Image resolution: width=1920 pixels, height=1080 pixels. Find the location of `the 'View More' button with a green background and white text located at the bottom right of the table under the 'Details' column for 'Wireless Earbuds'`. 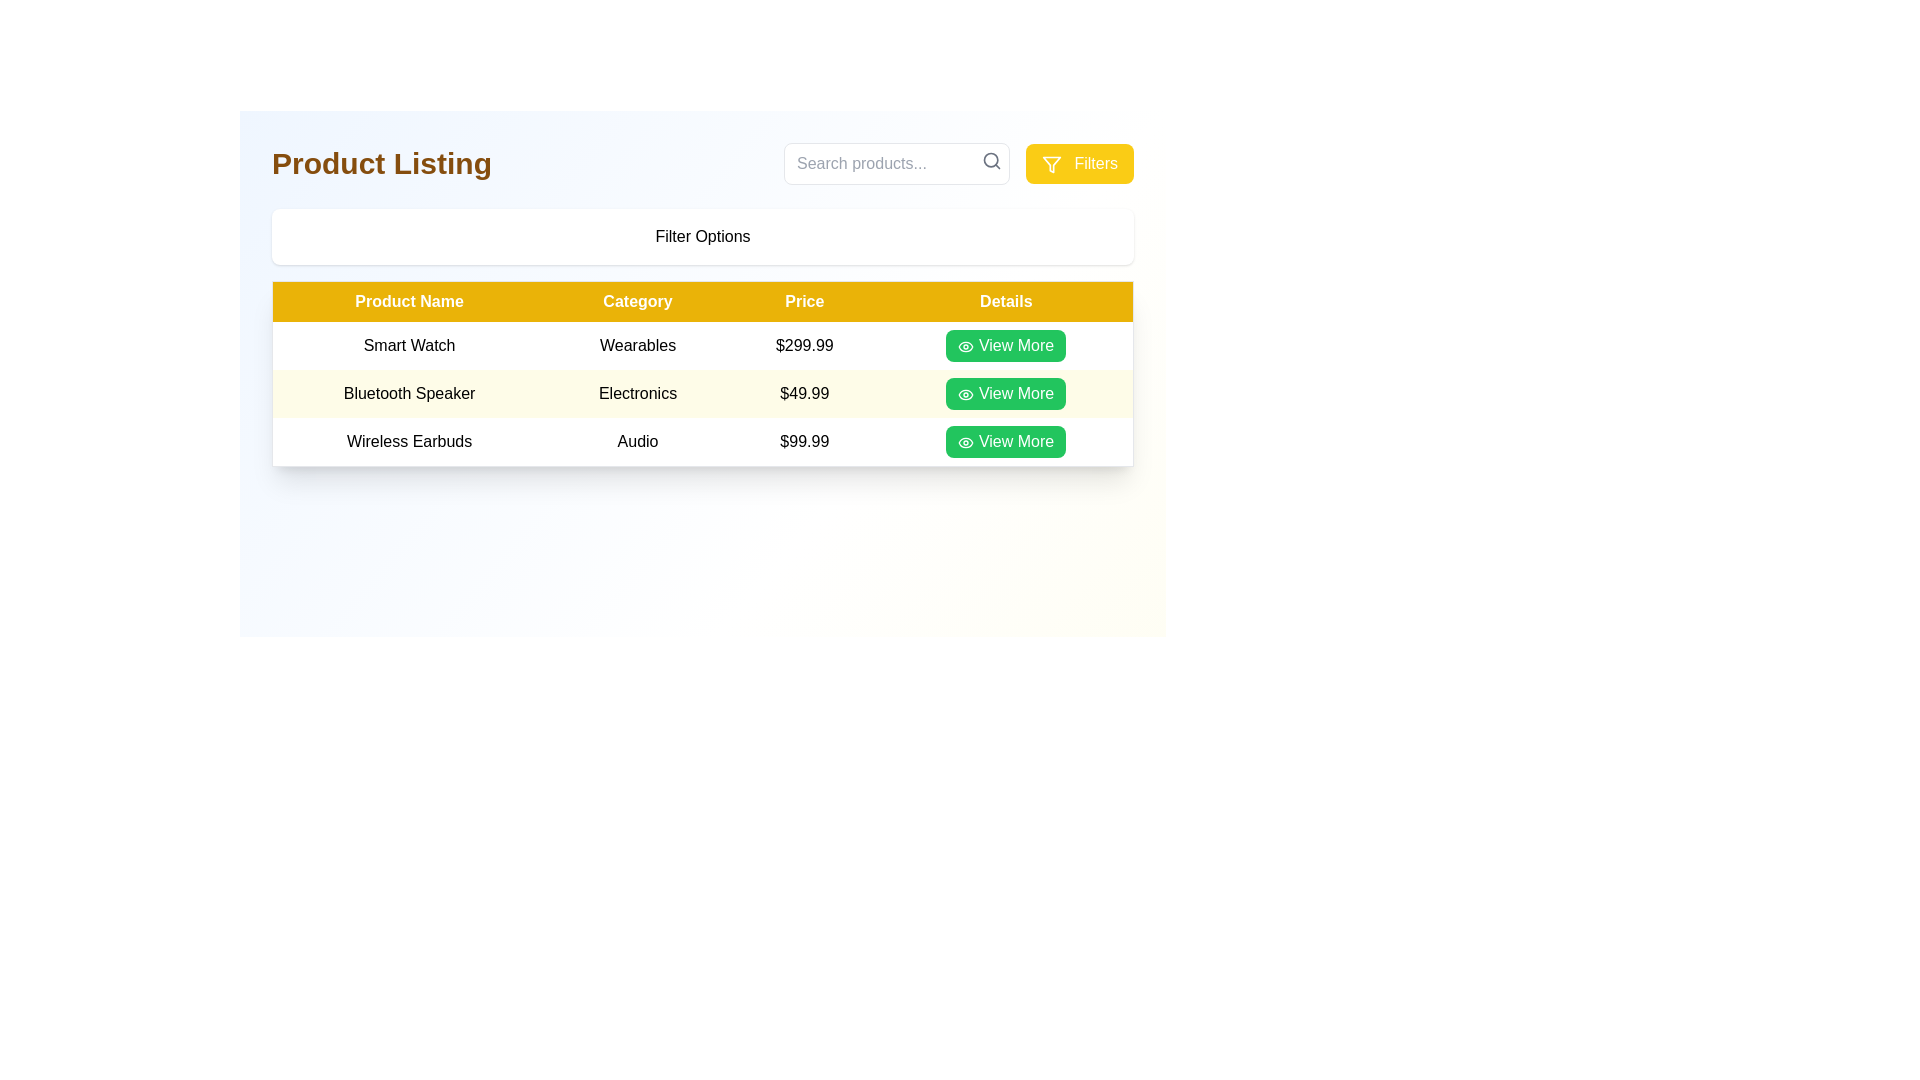

the 'View More' button with a green background and white text located at the bottom right of the table under the 'Details' column for 'Wireless Earbuds' is located at coordinates (1006, 441).